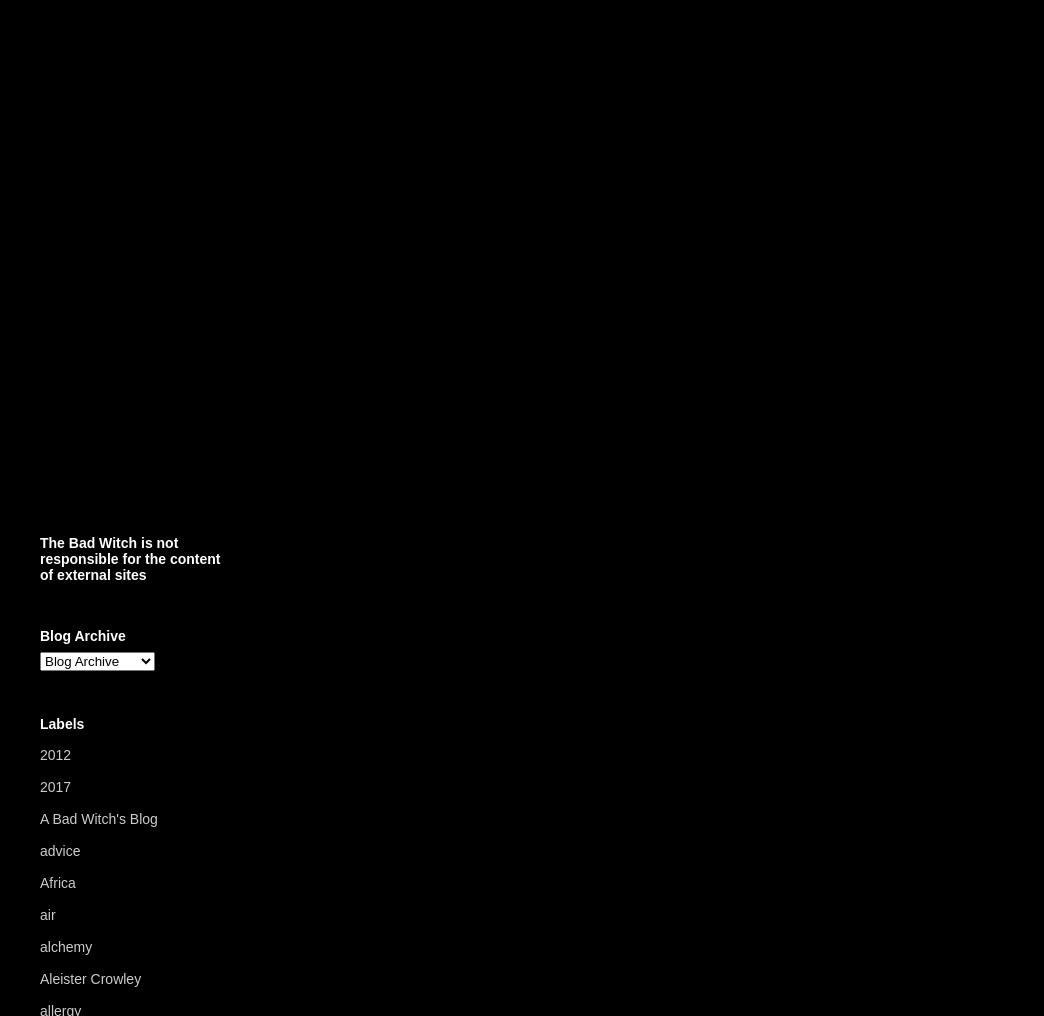 Image resolution: width=1044 pixels, height=1016 pixels. What do you see at coordinates (172, 817) in the screenshot?
I see `'(67)'` at bounding box center [172, 817].